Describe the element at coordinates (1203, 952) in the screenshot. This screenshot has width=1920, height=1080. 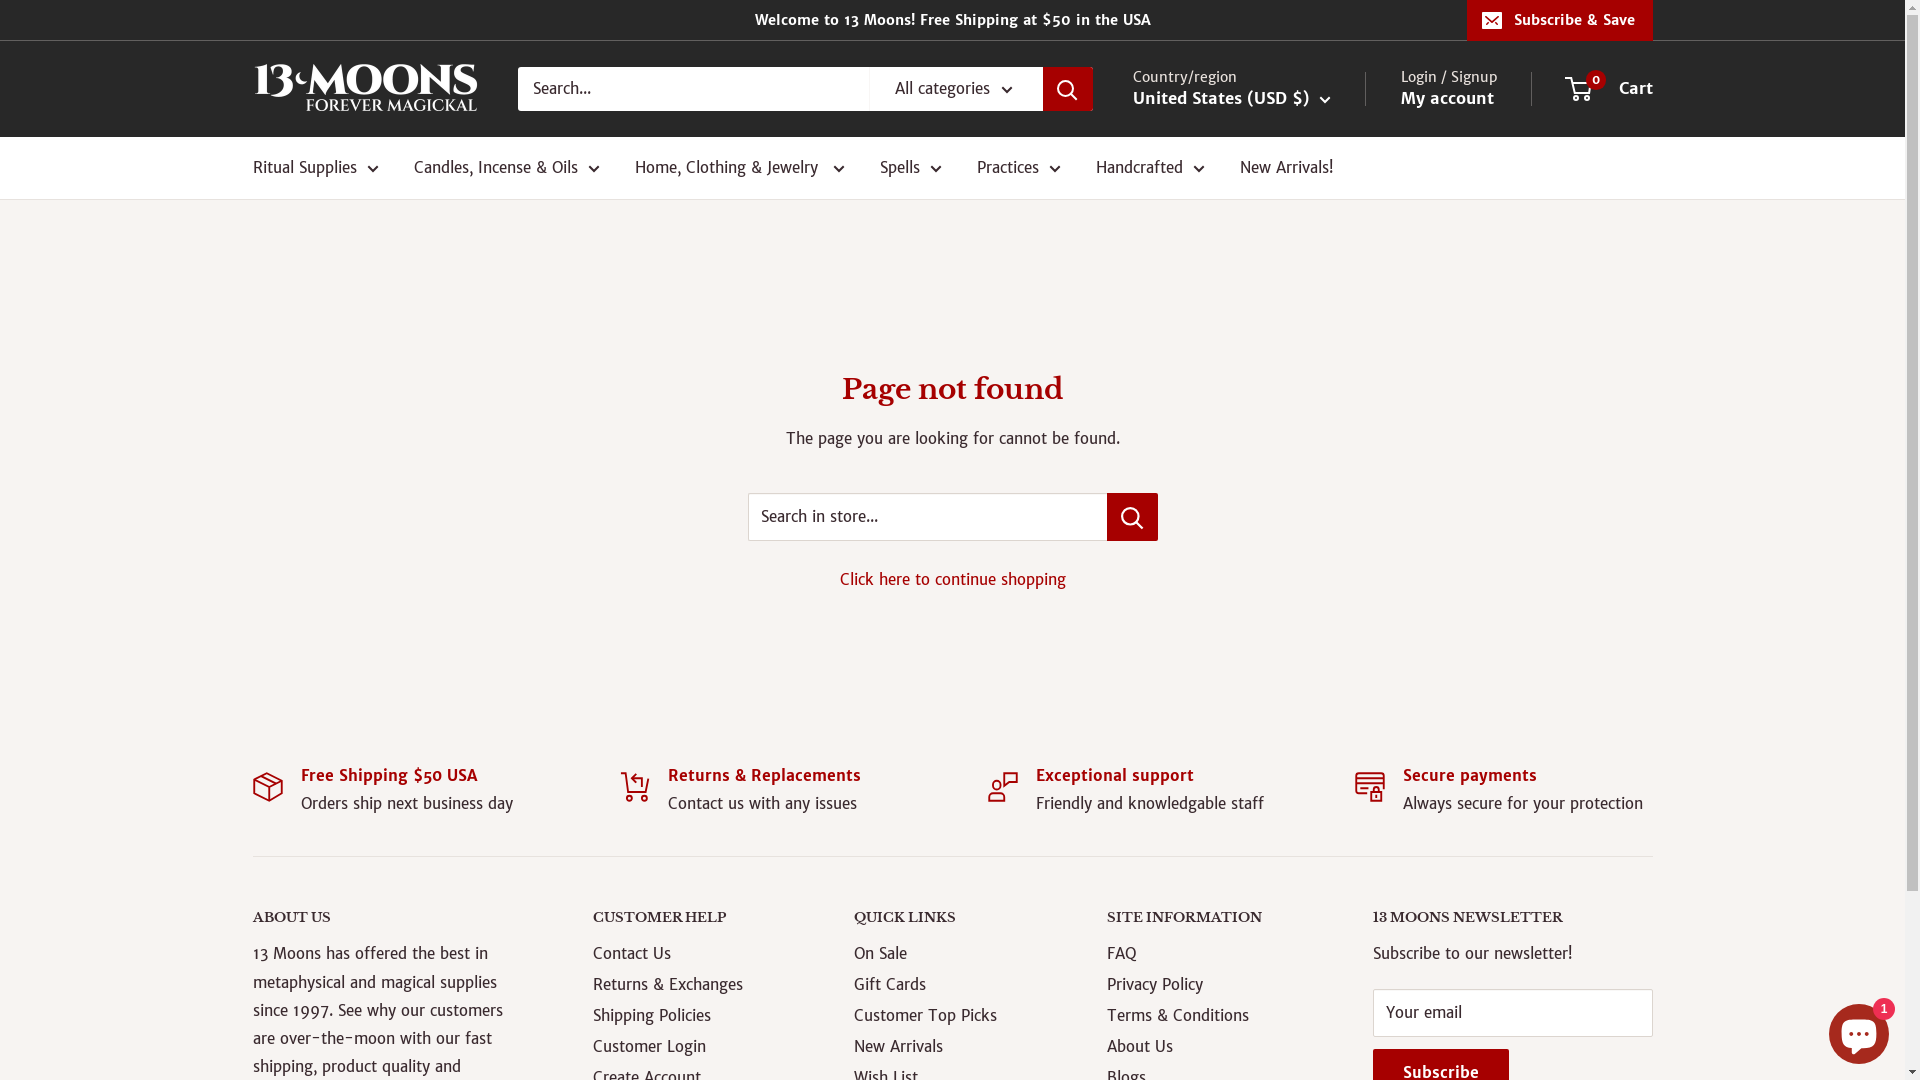
I see `'FAQ'` at that location.